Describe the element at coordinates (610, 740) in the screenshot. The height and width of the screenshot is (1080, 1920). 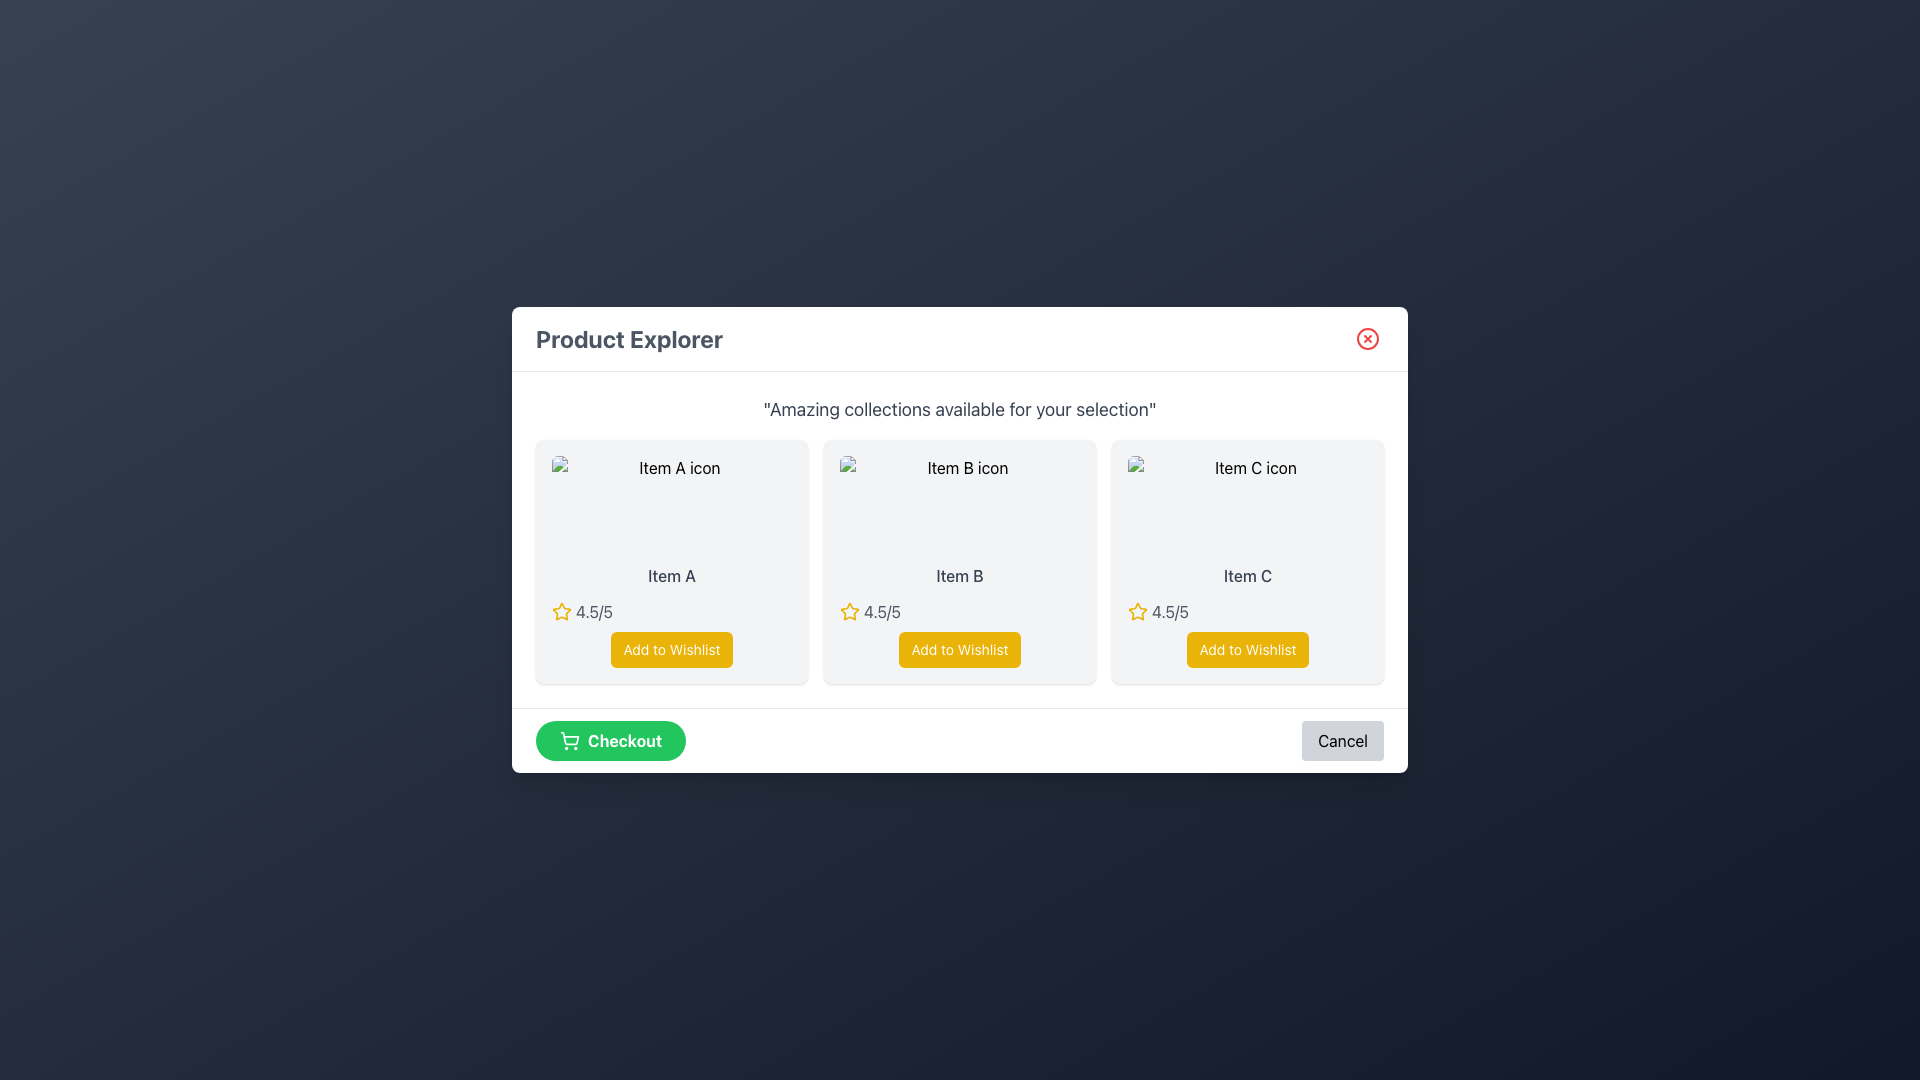
I see `the 'Checkout' button located in the lower left portion of the bar at the bottom of the interface to proceed to the checkout process` at that location.